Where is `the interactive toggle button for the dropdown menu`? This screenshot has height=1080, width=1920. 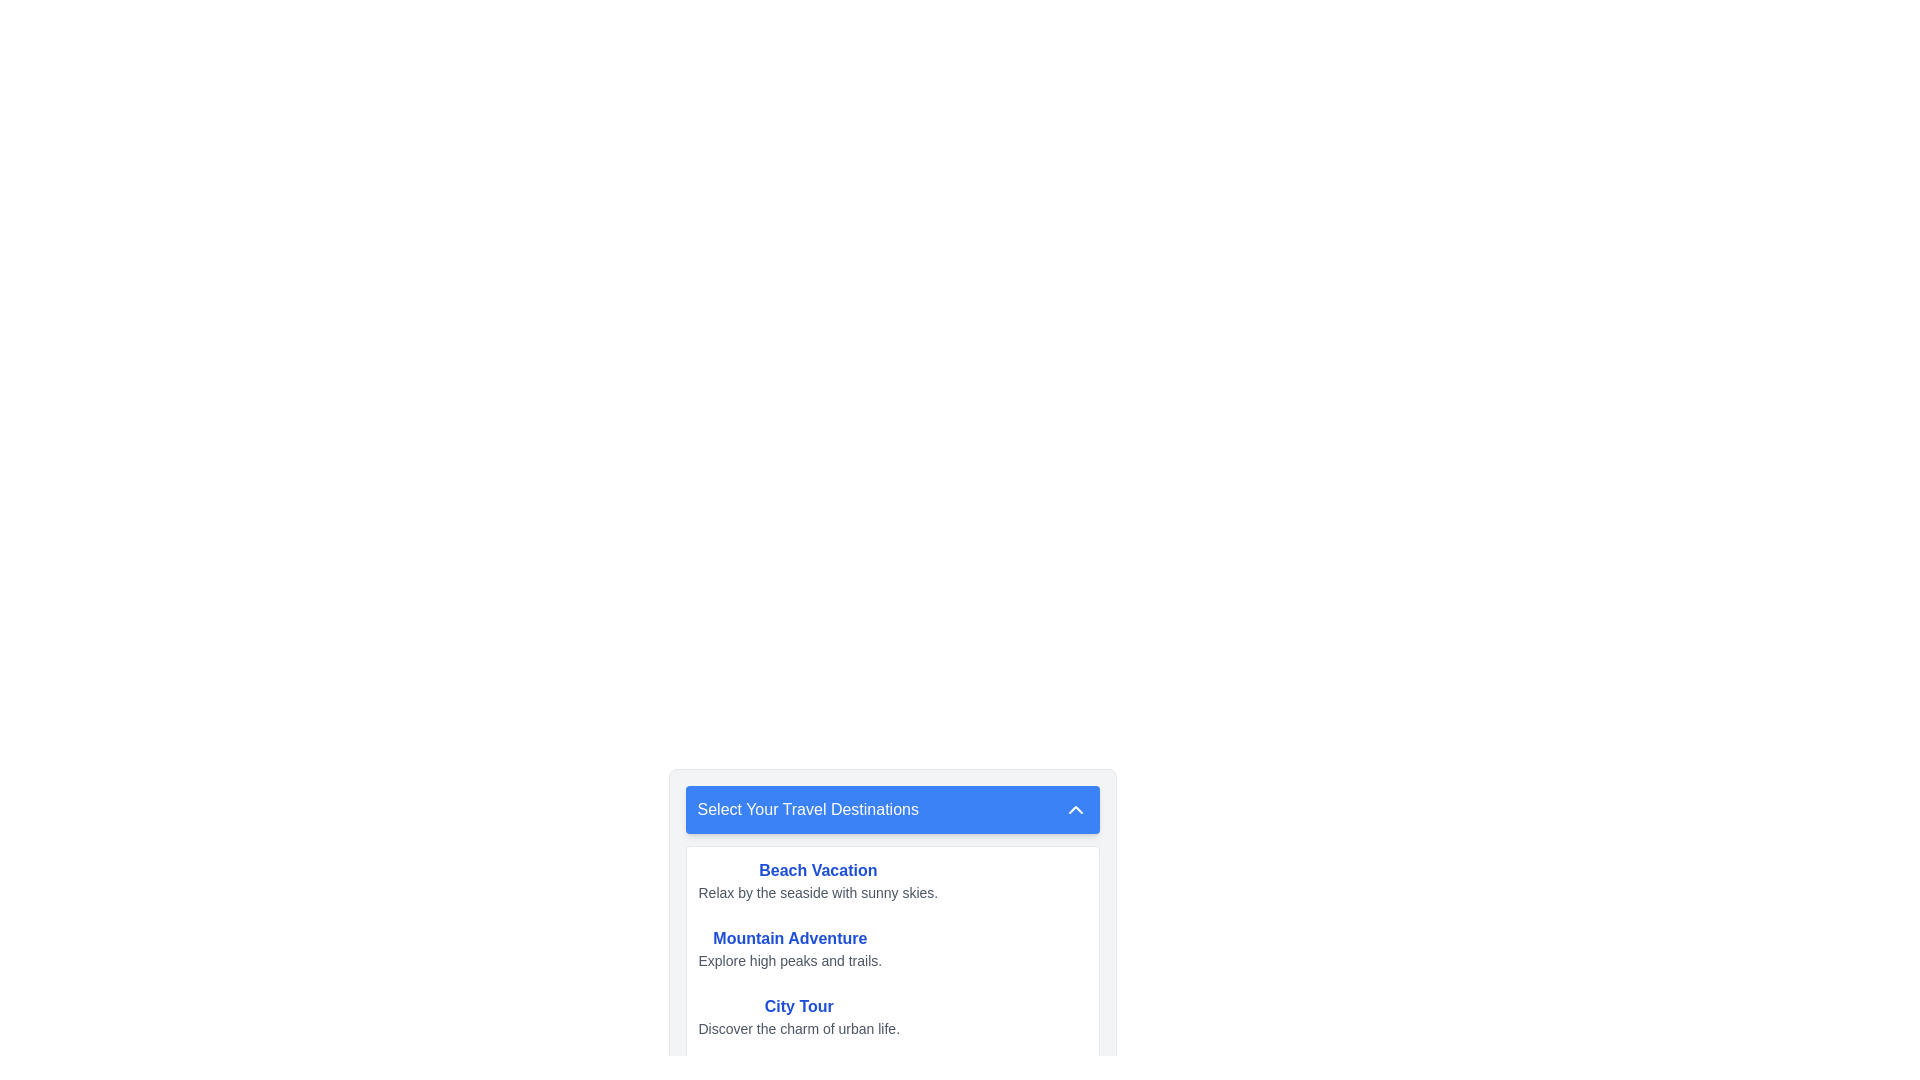 the interactive toggle button for the dropdown menu is located at coordinates (891, 810).